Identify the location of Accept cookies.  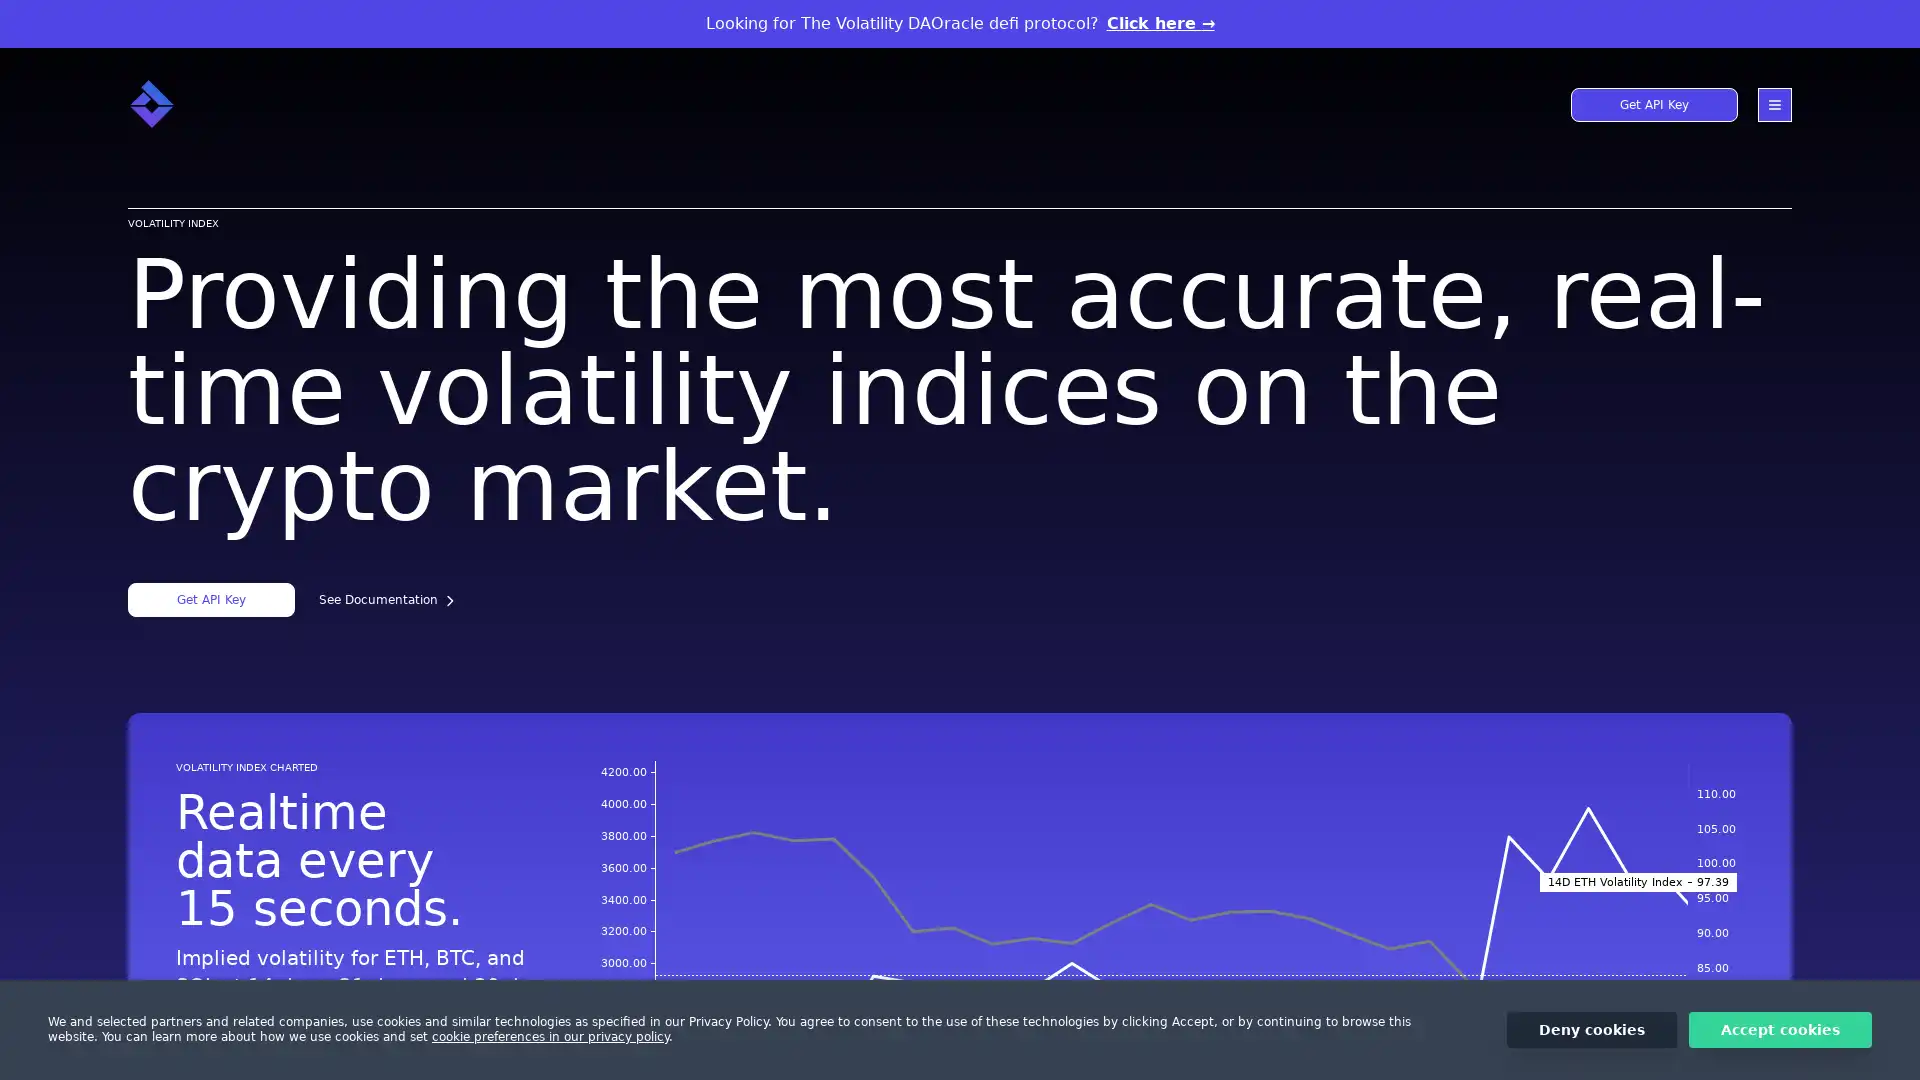
(1780, 1029).